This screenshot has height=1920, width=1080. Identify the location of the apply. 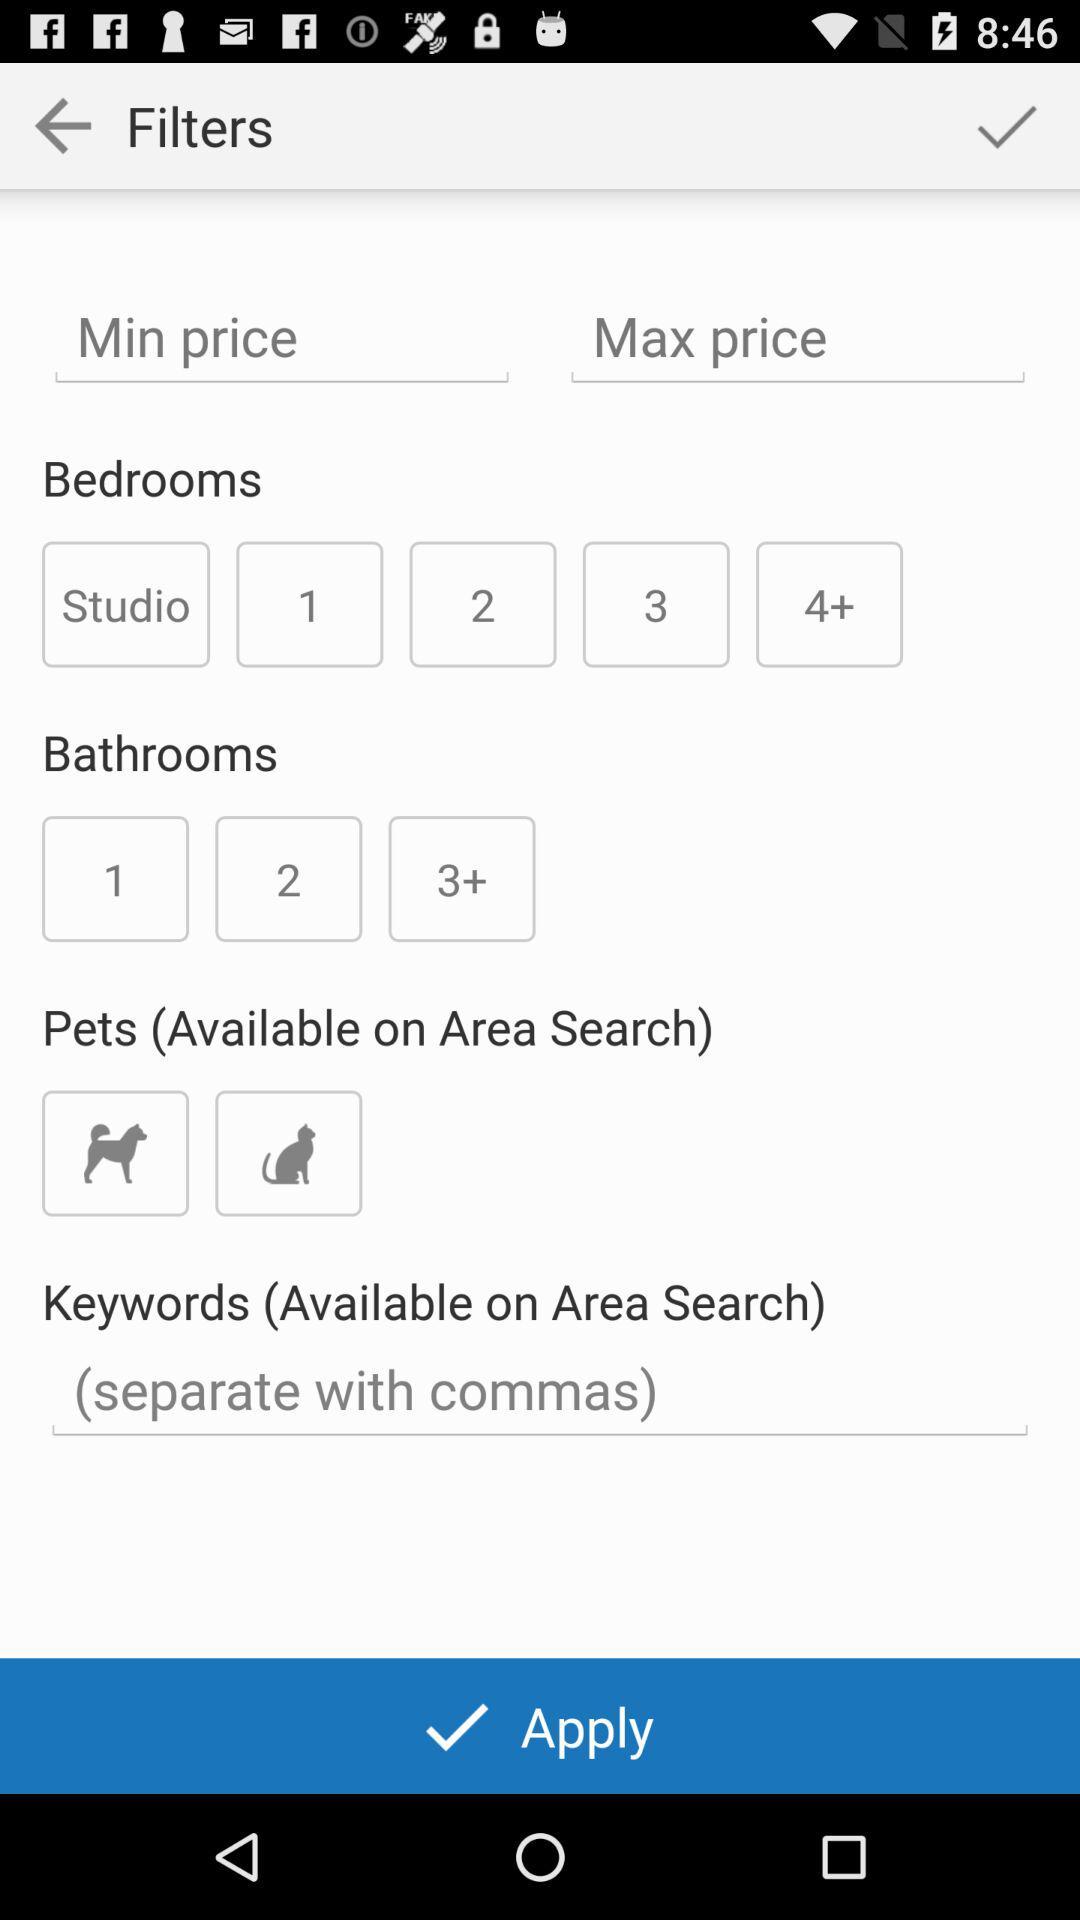
(540, 1725).